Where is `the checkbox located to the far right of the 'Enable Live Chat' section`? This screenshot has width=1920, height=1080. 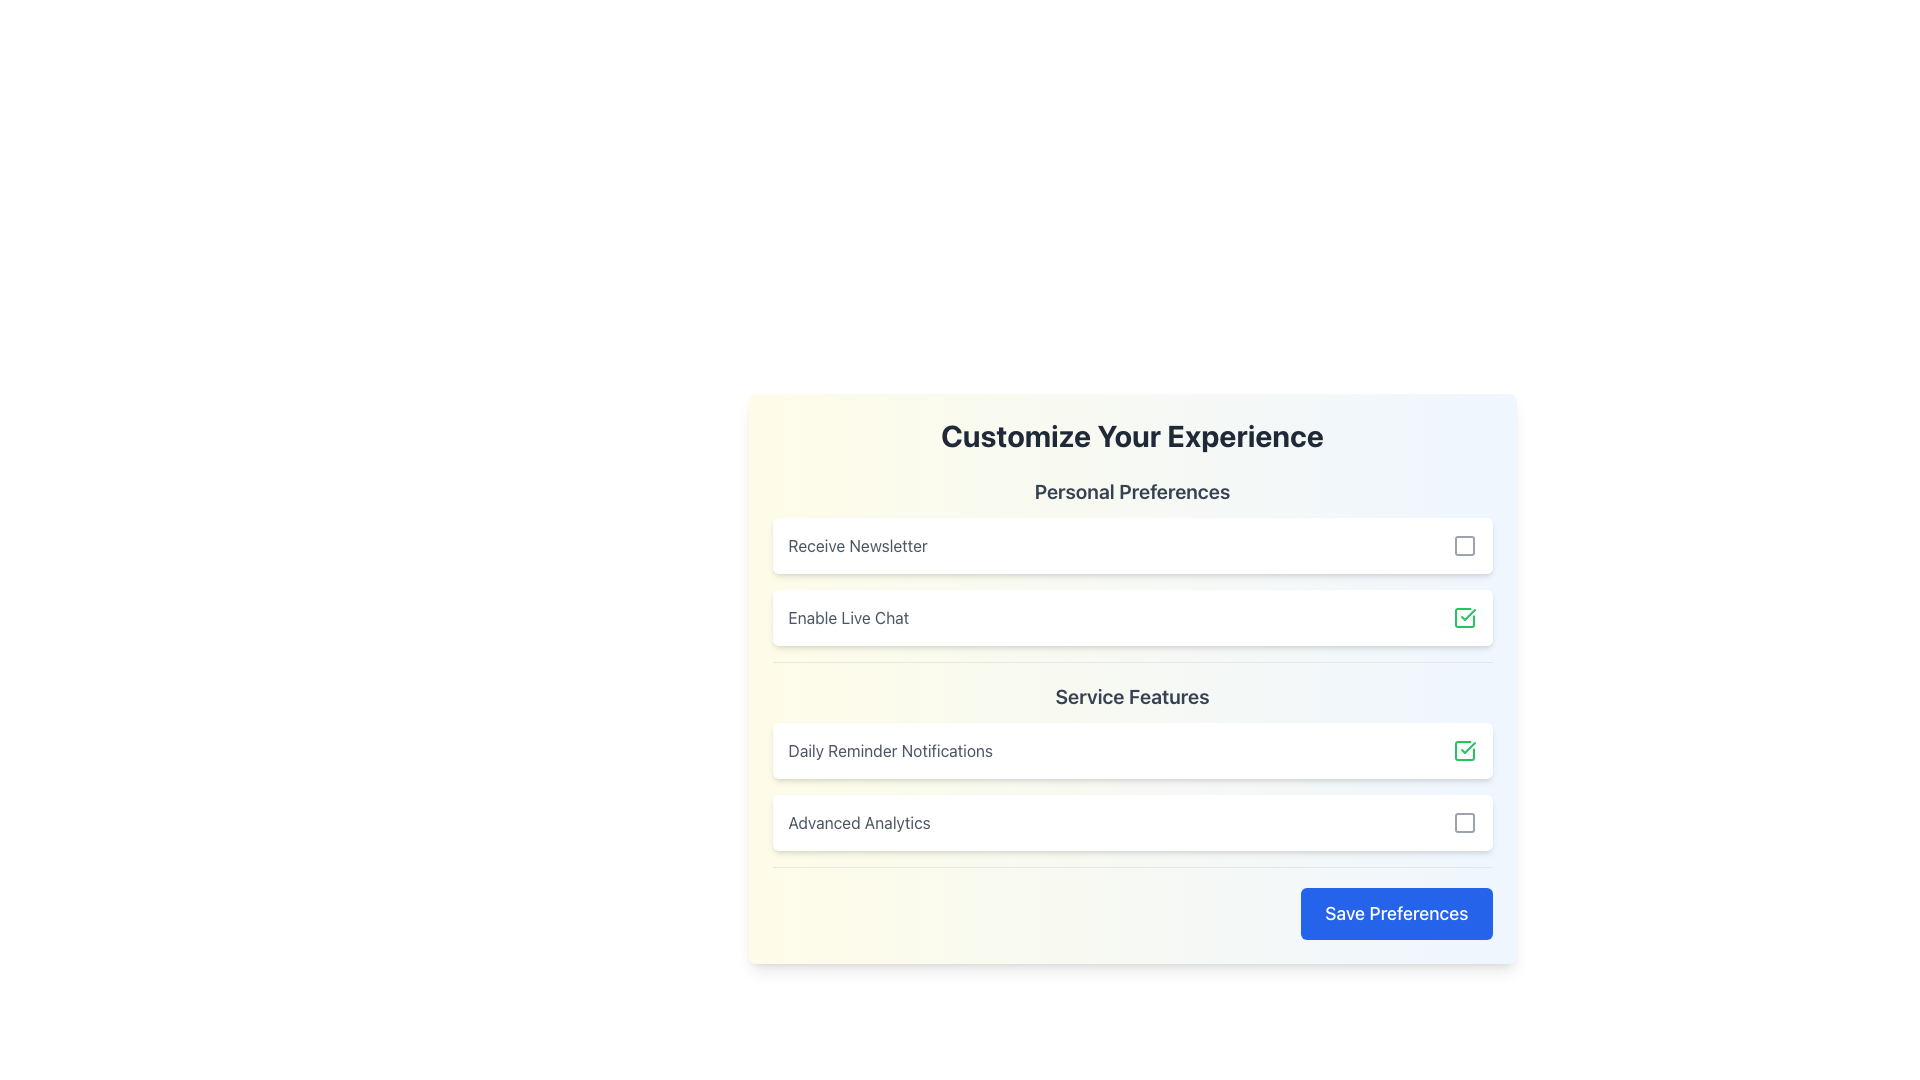
the checkbox located to the far right of the 'Enable Live Chat' section is located at coordinates (1464, 616).